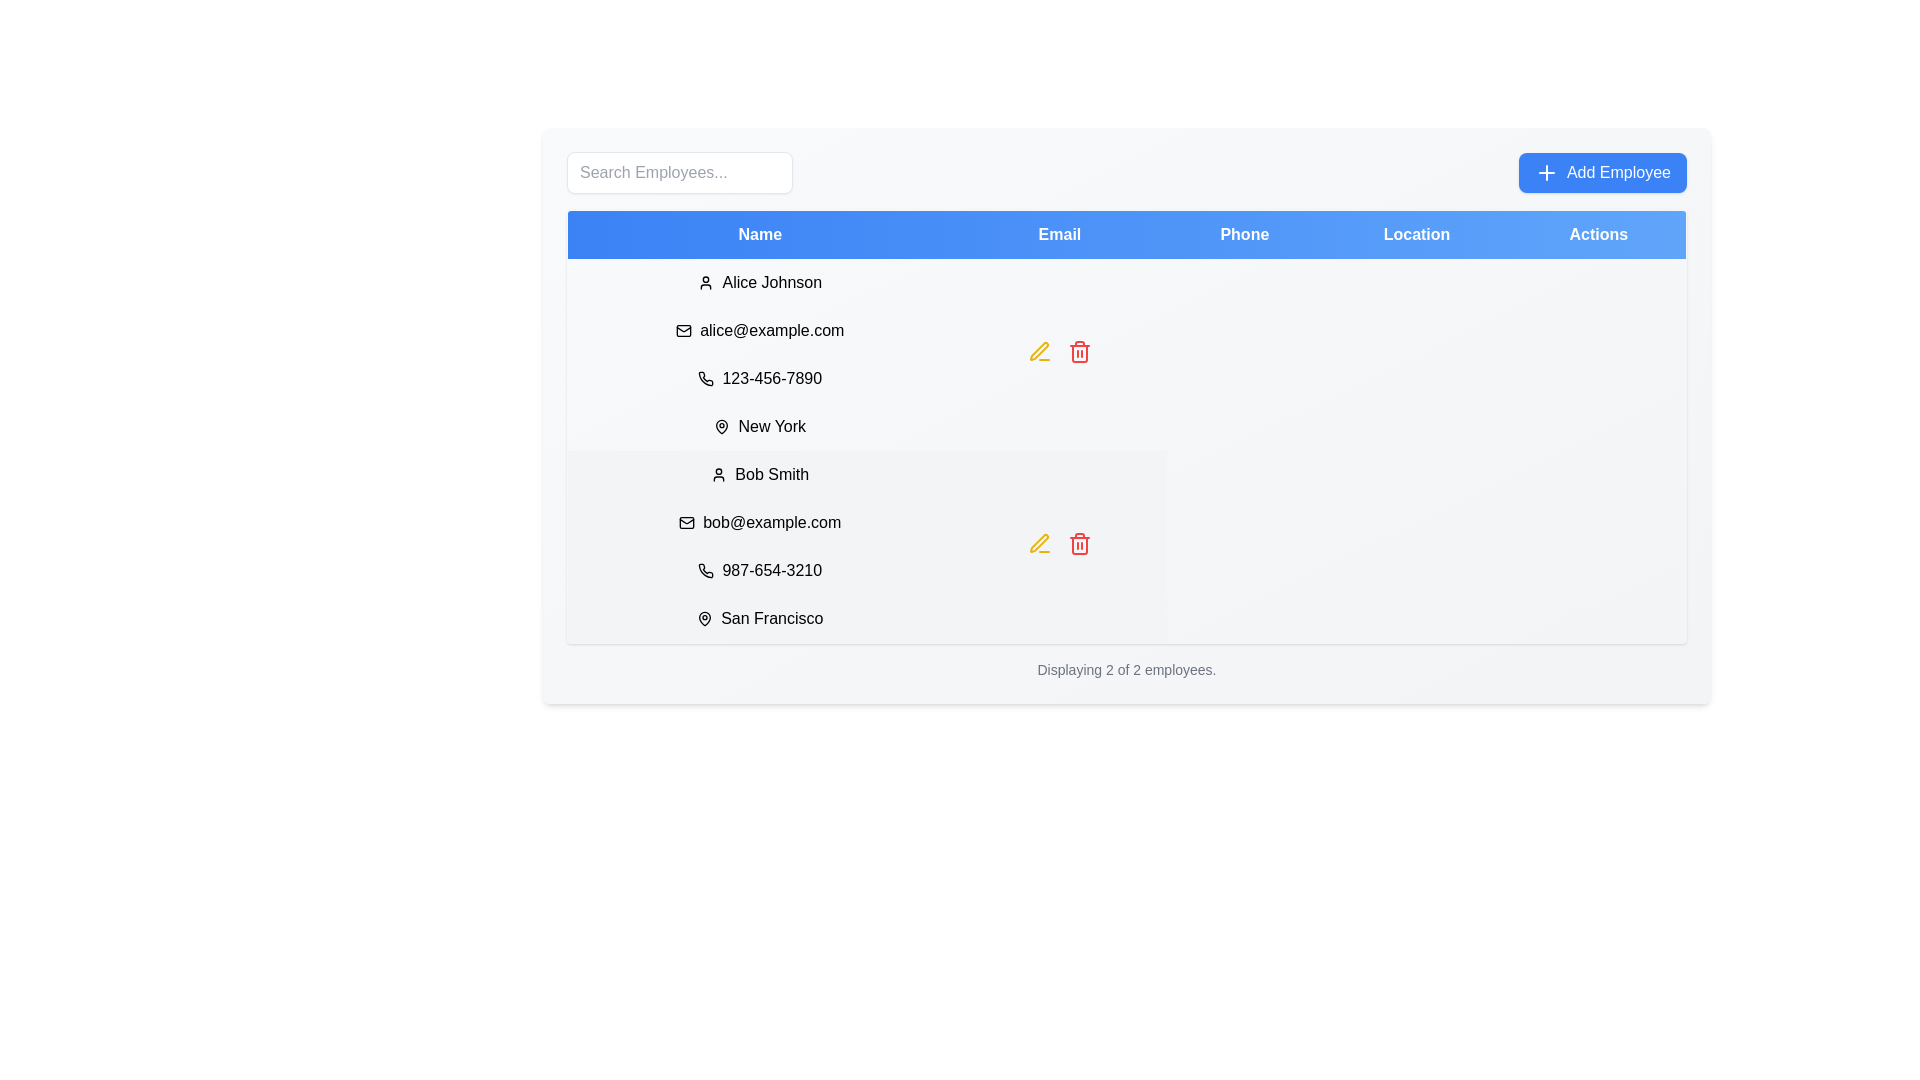 The height and width of the screenshot is (1080, 1920). Describe the element at coordinates (759, 474) in the screenshot. I see `the display label for a person's name located in the second row of the table under the 'Name' column, to the left of the email 'bob@example.com'` at that location.